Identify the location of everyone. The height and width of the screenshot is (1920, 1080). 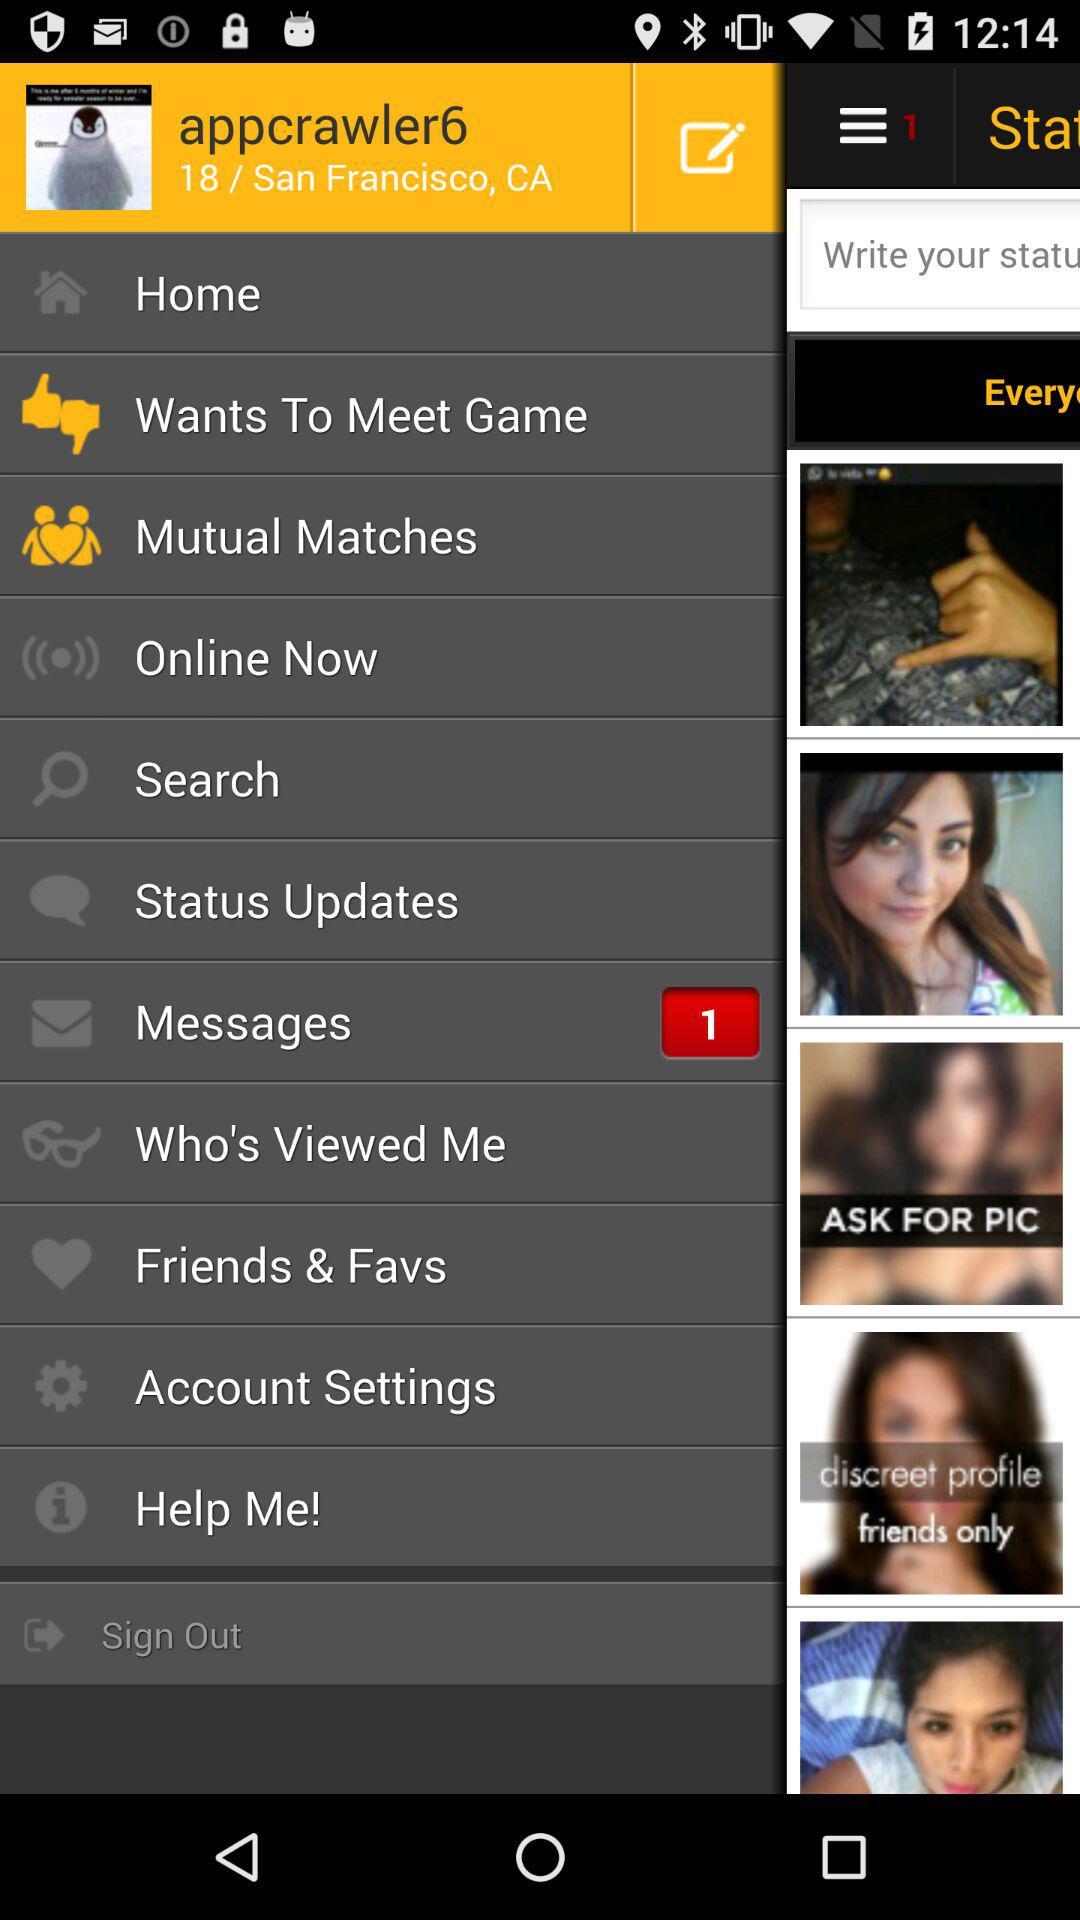
(937, 390).